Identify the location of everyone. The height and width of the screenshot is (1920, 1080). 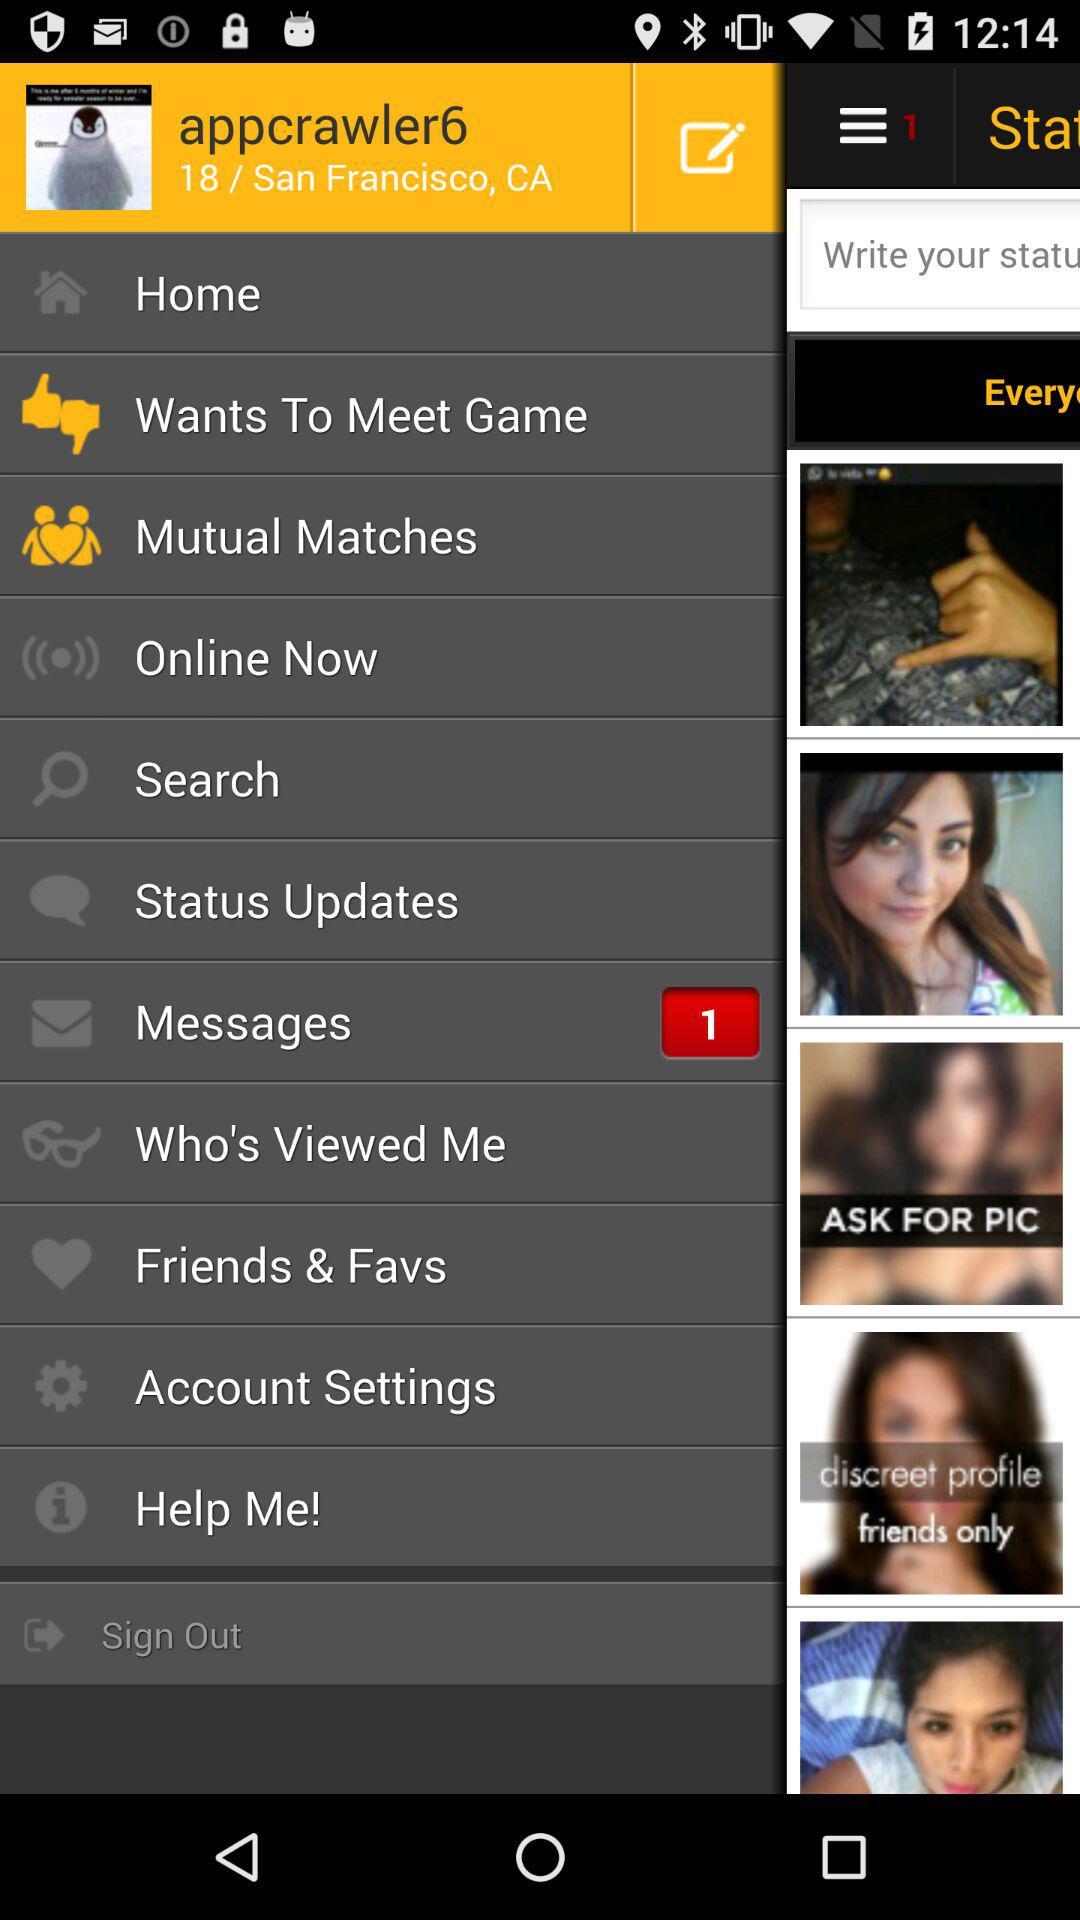
(937, 390).